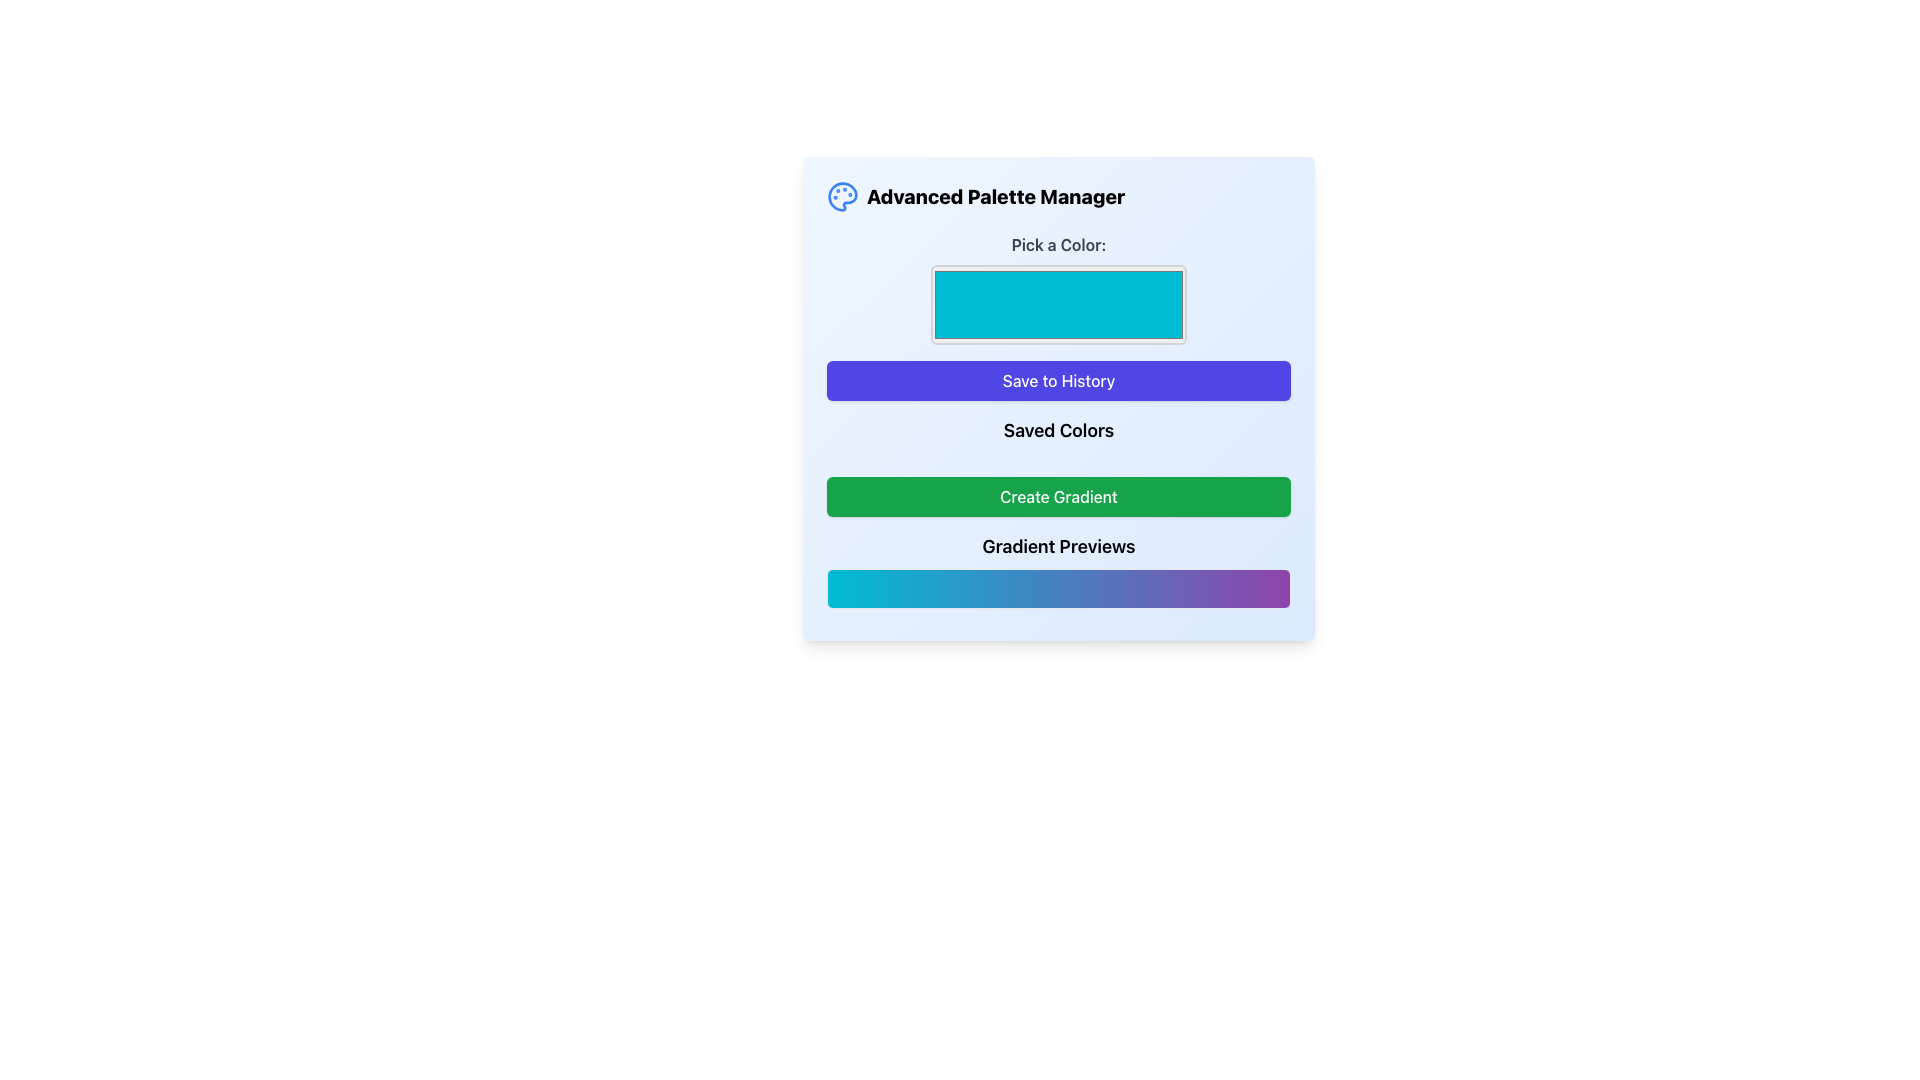 This screenshot has width=1920, height=1080. What do you see at coordinates (1058, 381) in the screenshot?
I see `the rectangular button with rounded corners that reads 'Save to History'` at bounding box center [1058, 381].